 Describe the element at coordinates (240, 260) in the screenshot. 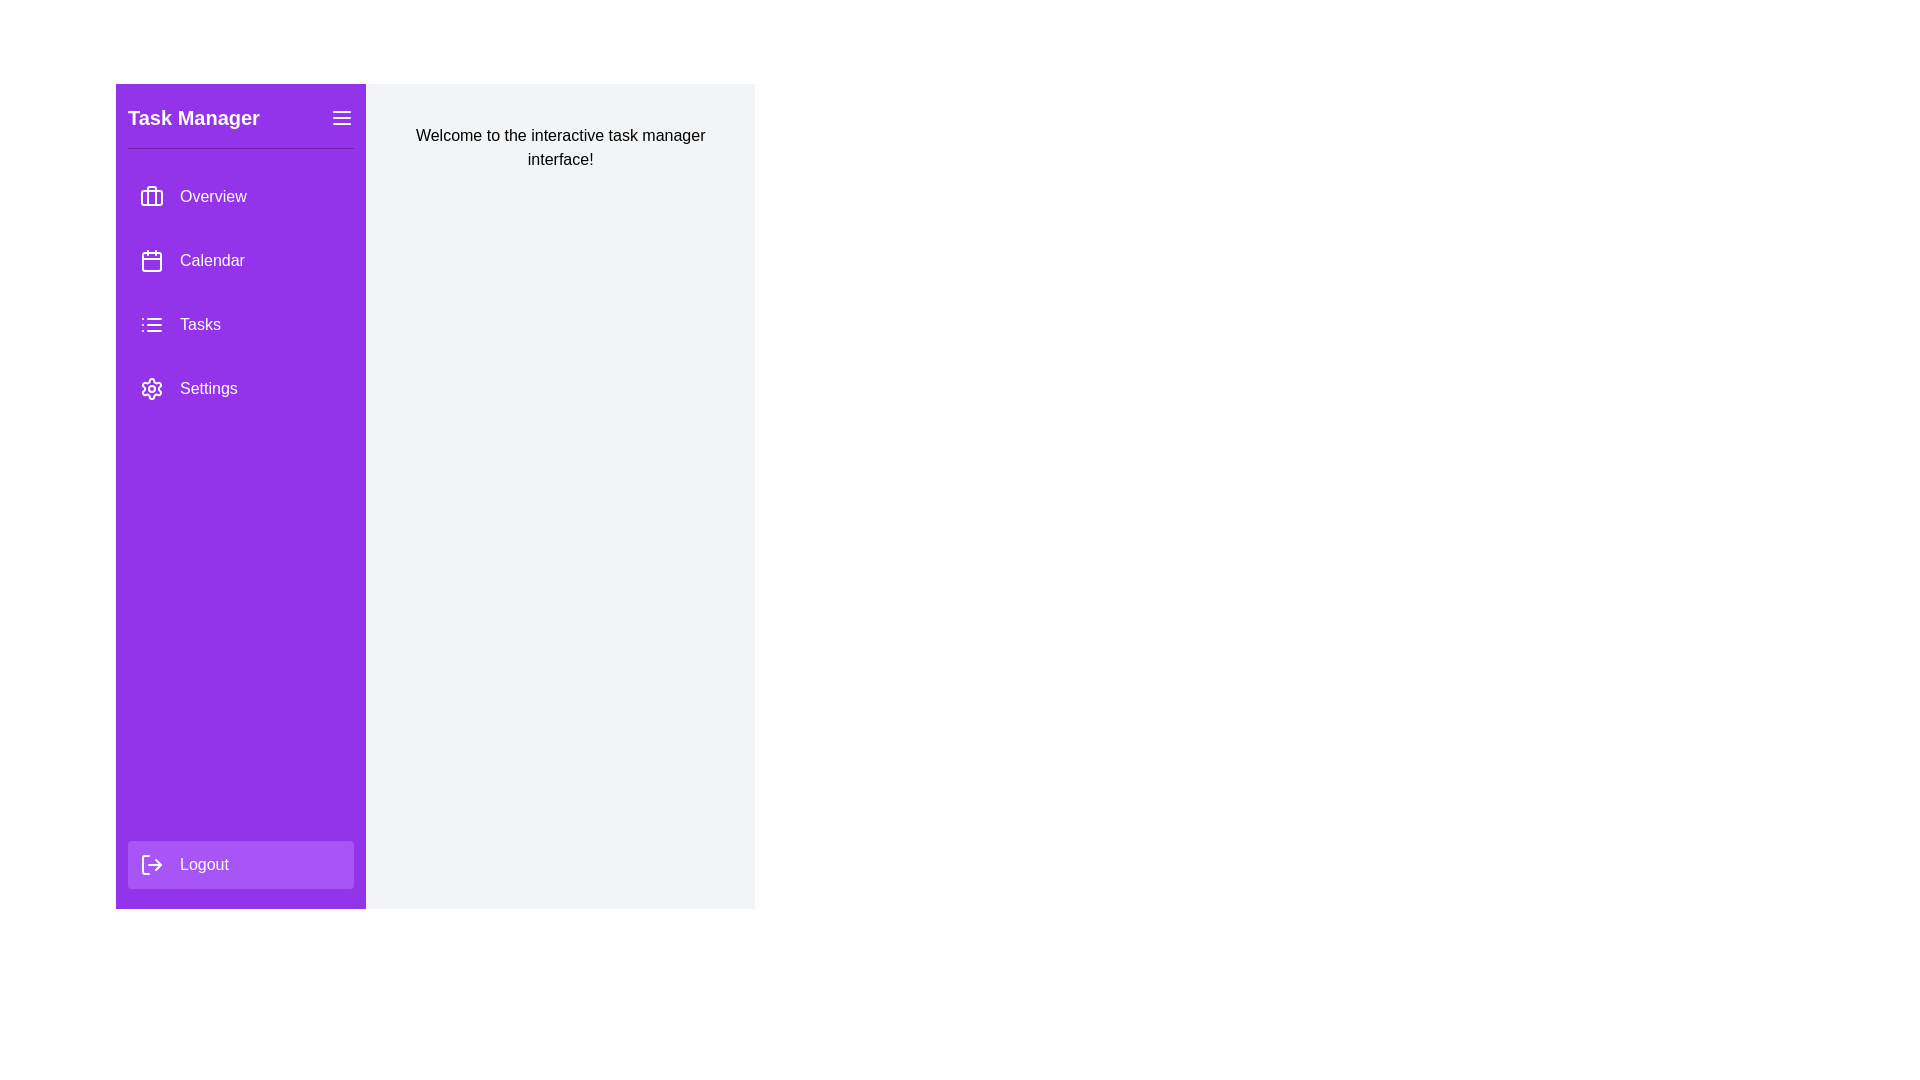

I see `the menu option Calendar from the Task Management Drawer` at that location.